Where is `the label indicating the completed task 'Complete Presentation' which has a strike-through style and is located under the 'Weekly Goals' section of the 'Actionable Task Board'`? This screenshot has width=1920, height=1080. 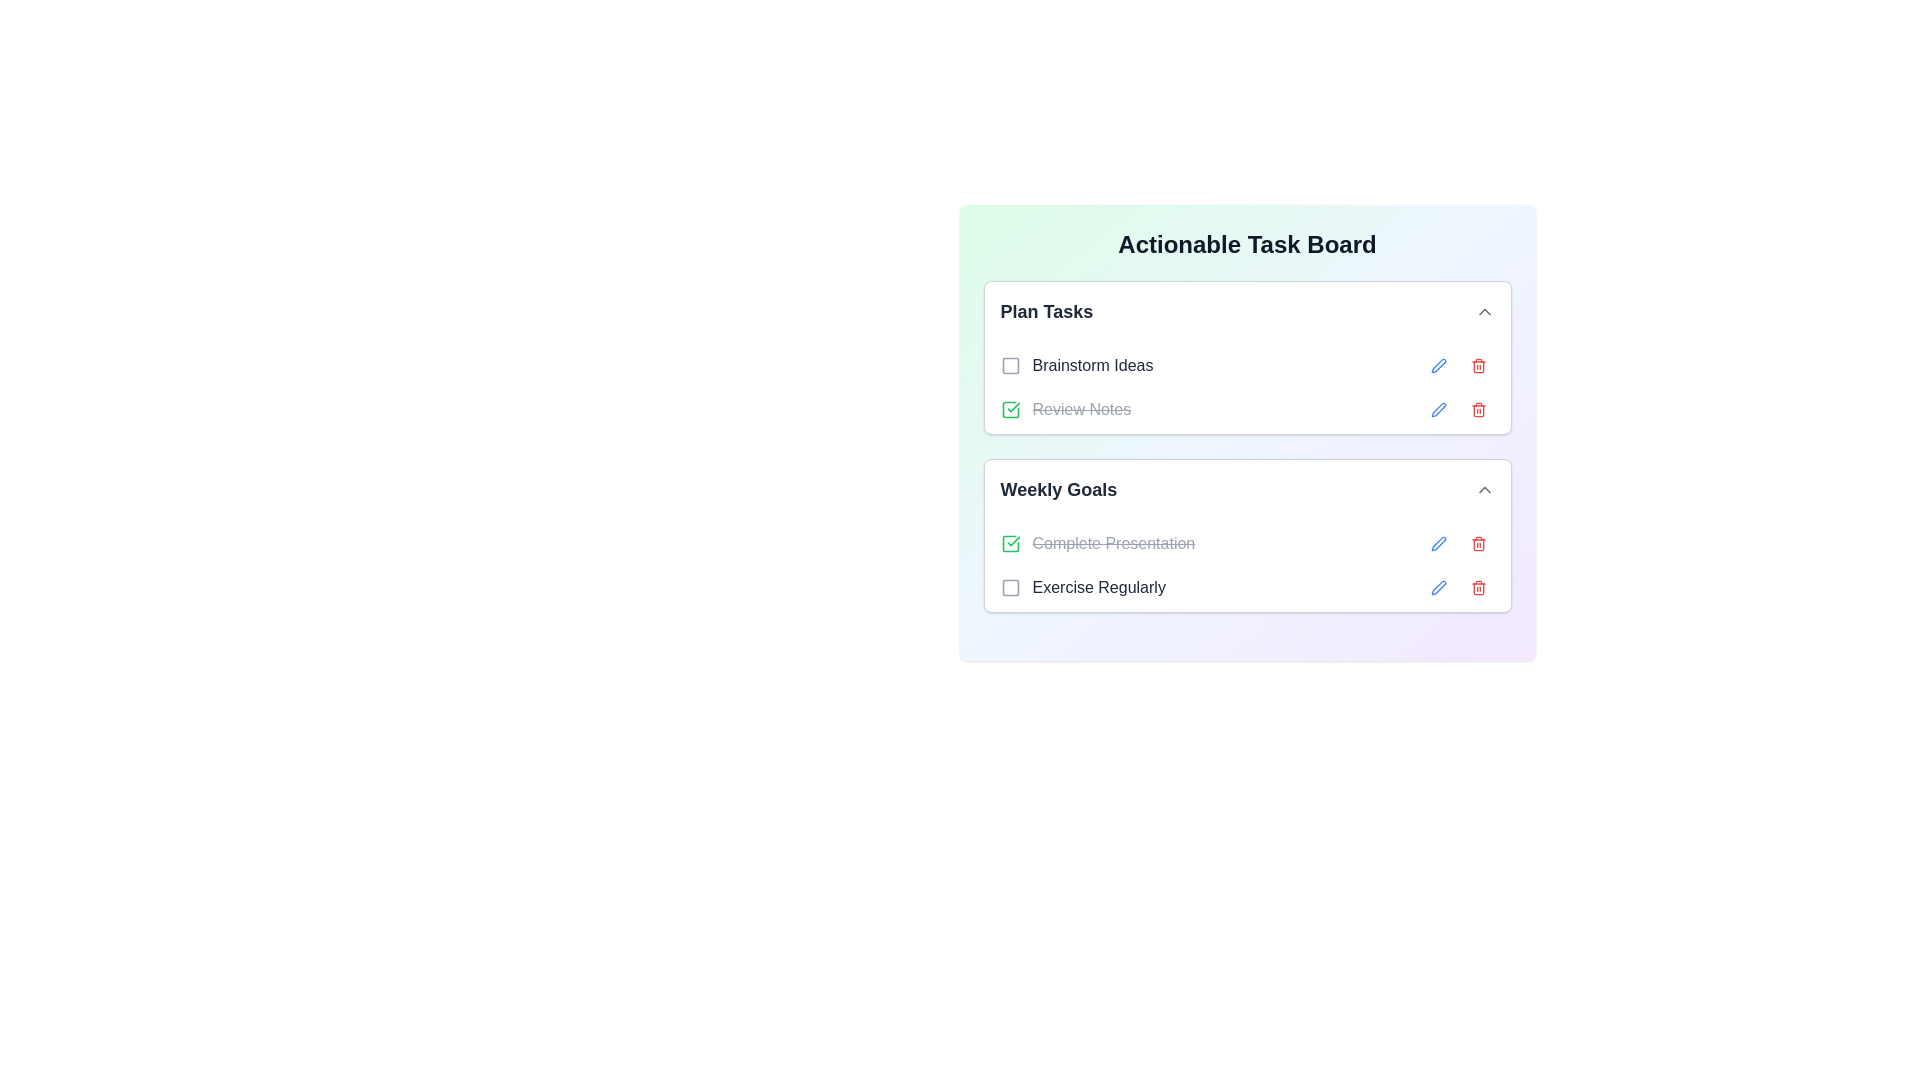 the label indicating the completed task 'Complete Presentation' which has a strike-through style and is located under the 'Weekly Goals' section of the 'Actionable Task Board' is located at coordinates (1096, 543).